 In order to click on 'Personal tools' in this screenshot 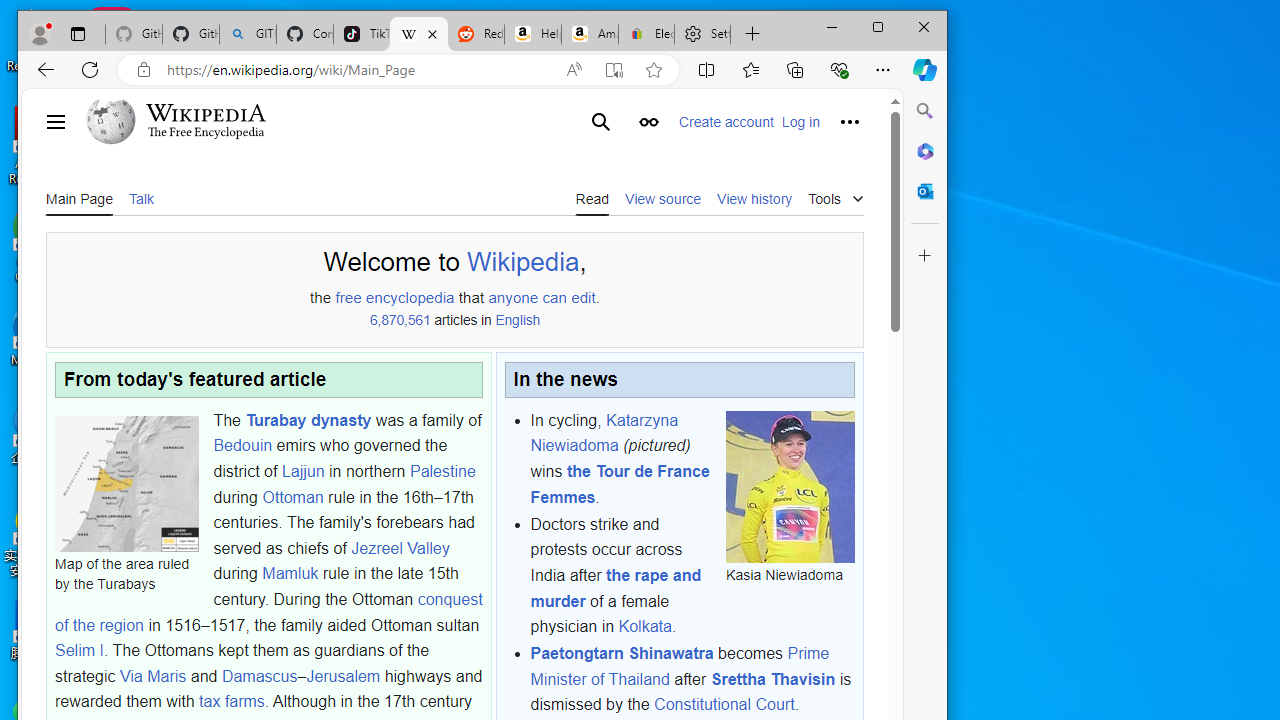, I will do `click(849, 122)`.